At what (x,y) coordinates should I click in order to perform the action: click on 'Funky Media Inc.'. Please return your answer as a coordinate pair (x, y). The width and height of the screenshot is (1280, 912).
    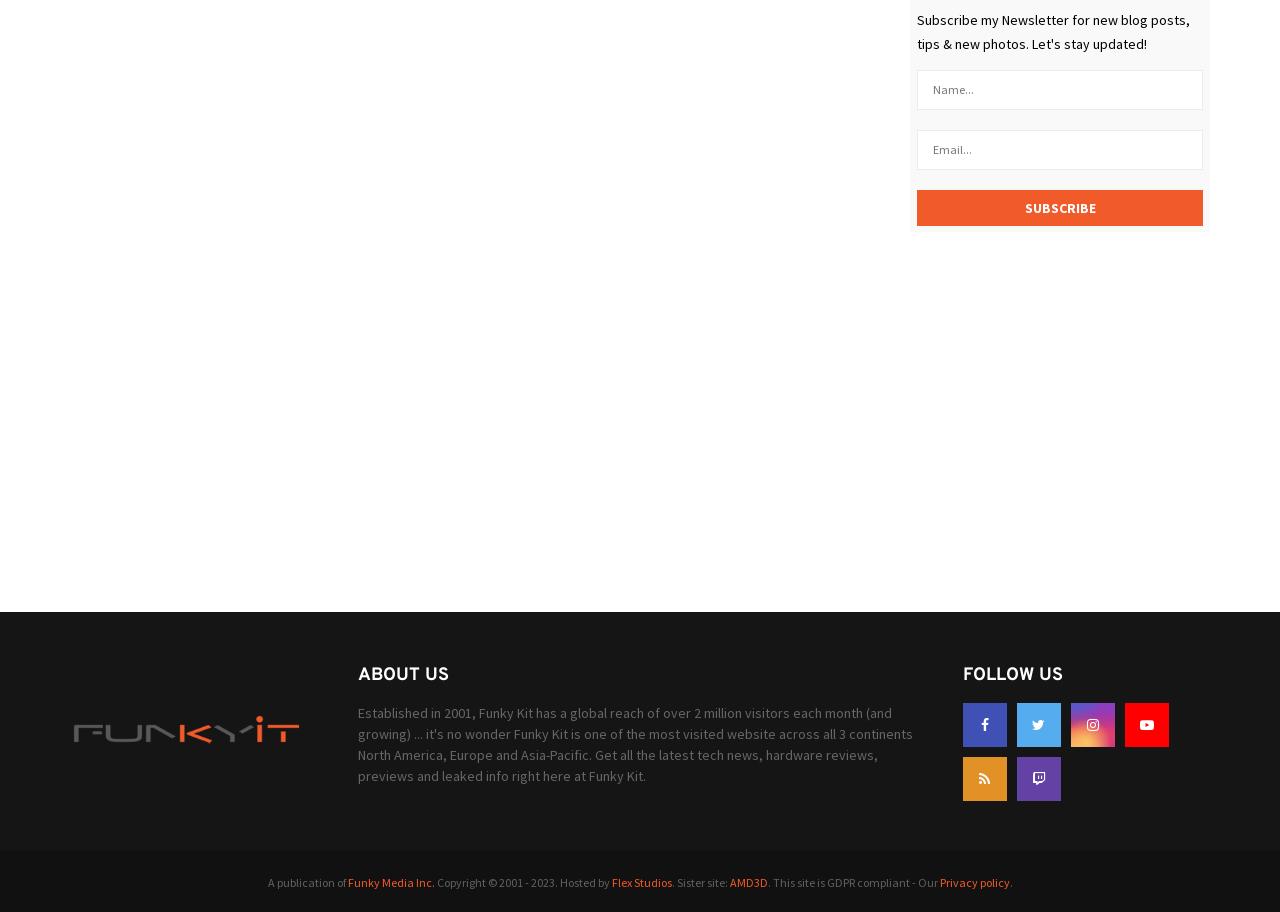
    Looking at the image, I should click on (347, 880).